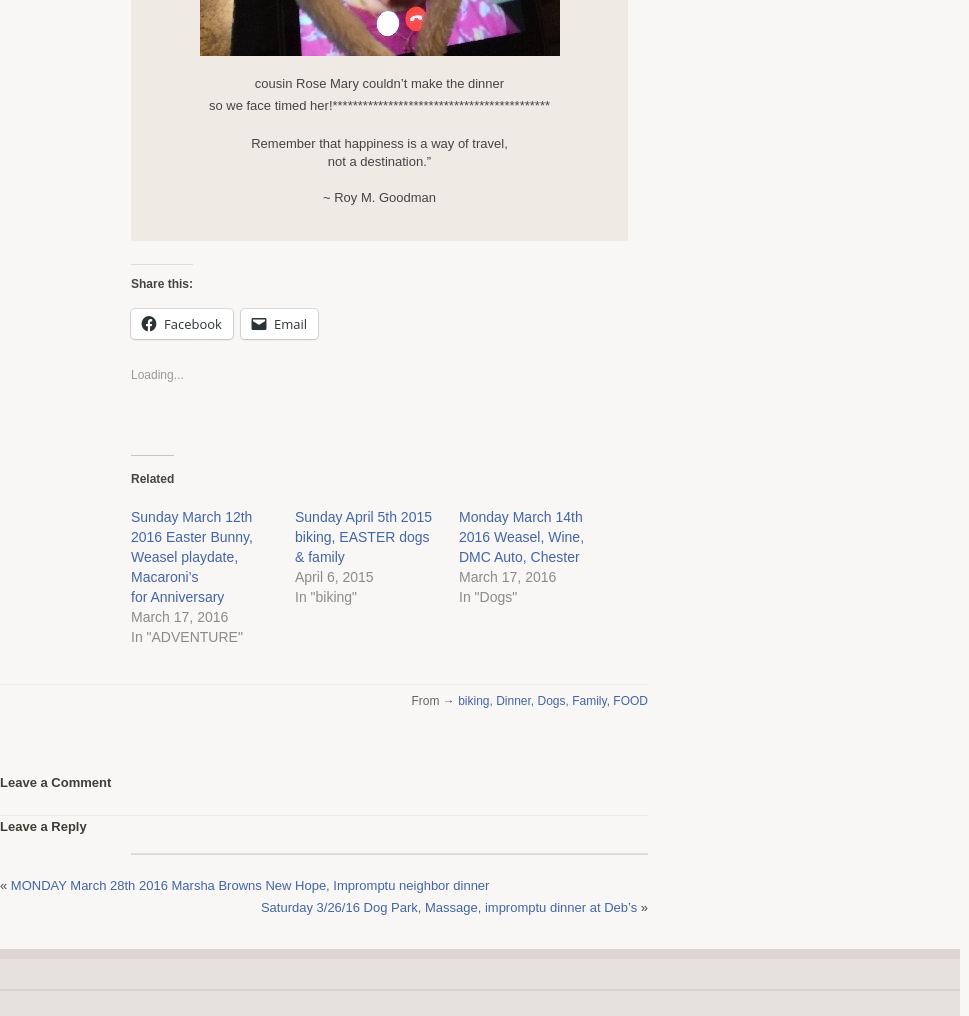 This screenshot has width=969, height=1016. Describe the element at coordinates (378, 104) in the screenshot. I see `'so we face timed her!*******************************************'` at that location.